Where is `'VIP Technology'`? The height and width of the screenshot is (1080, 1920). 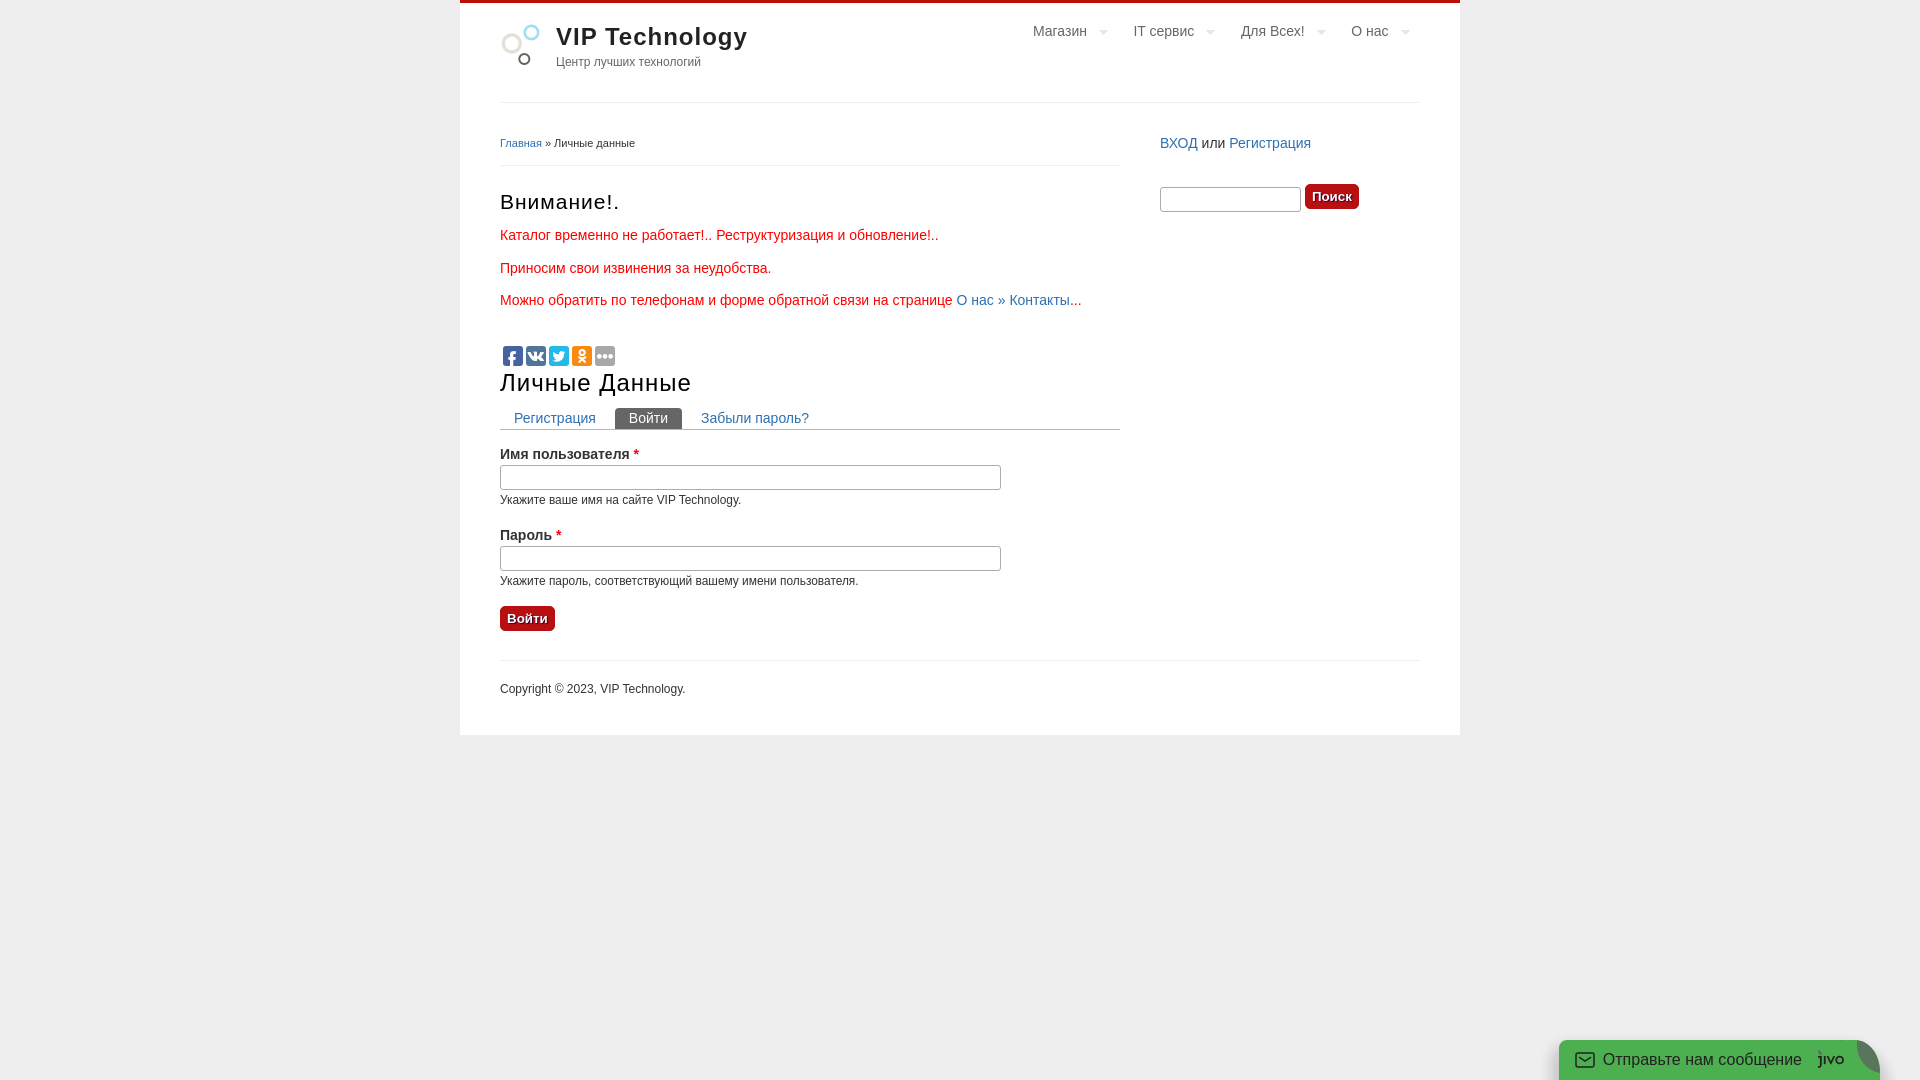 'VIP Technology' is located at coordinates (652, 36).